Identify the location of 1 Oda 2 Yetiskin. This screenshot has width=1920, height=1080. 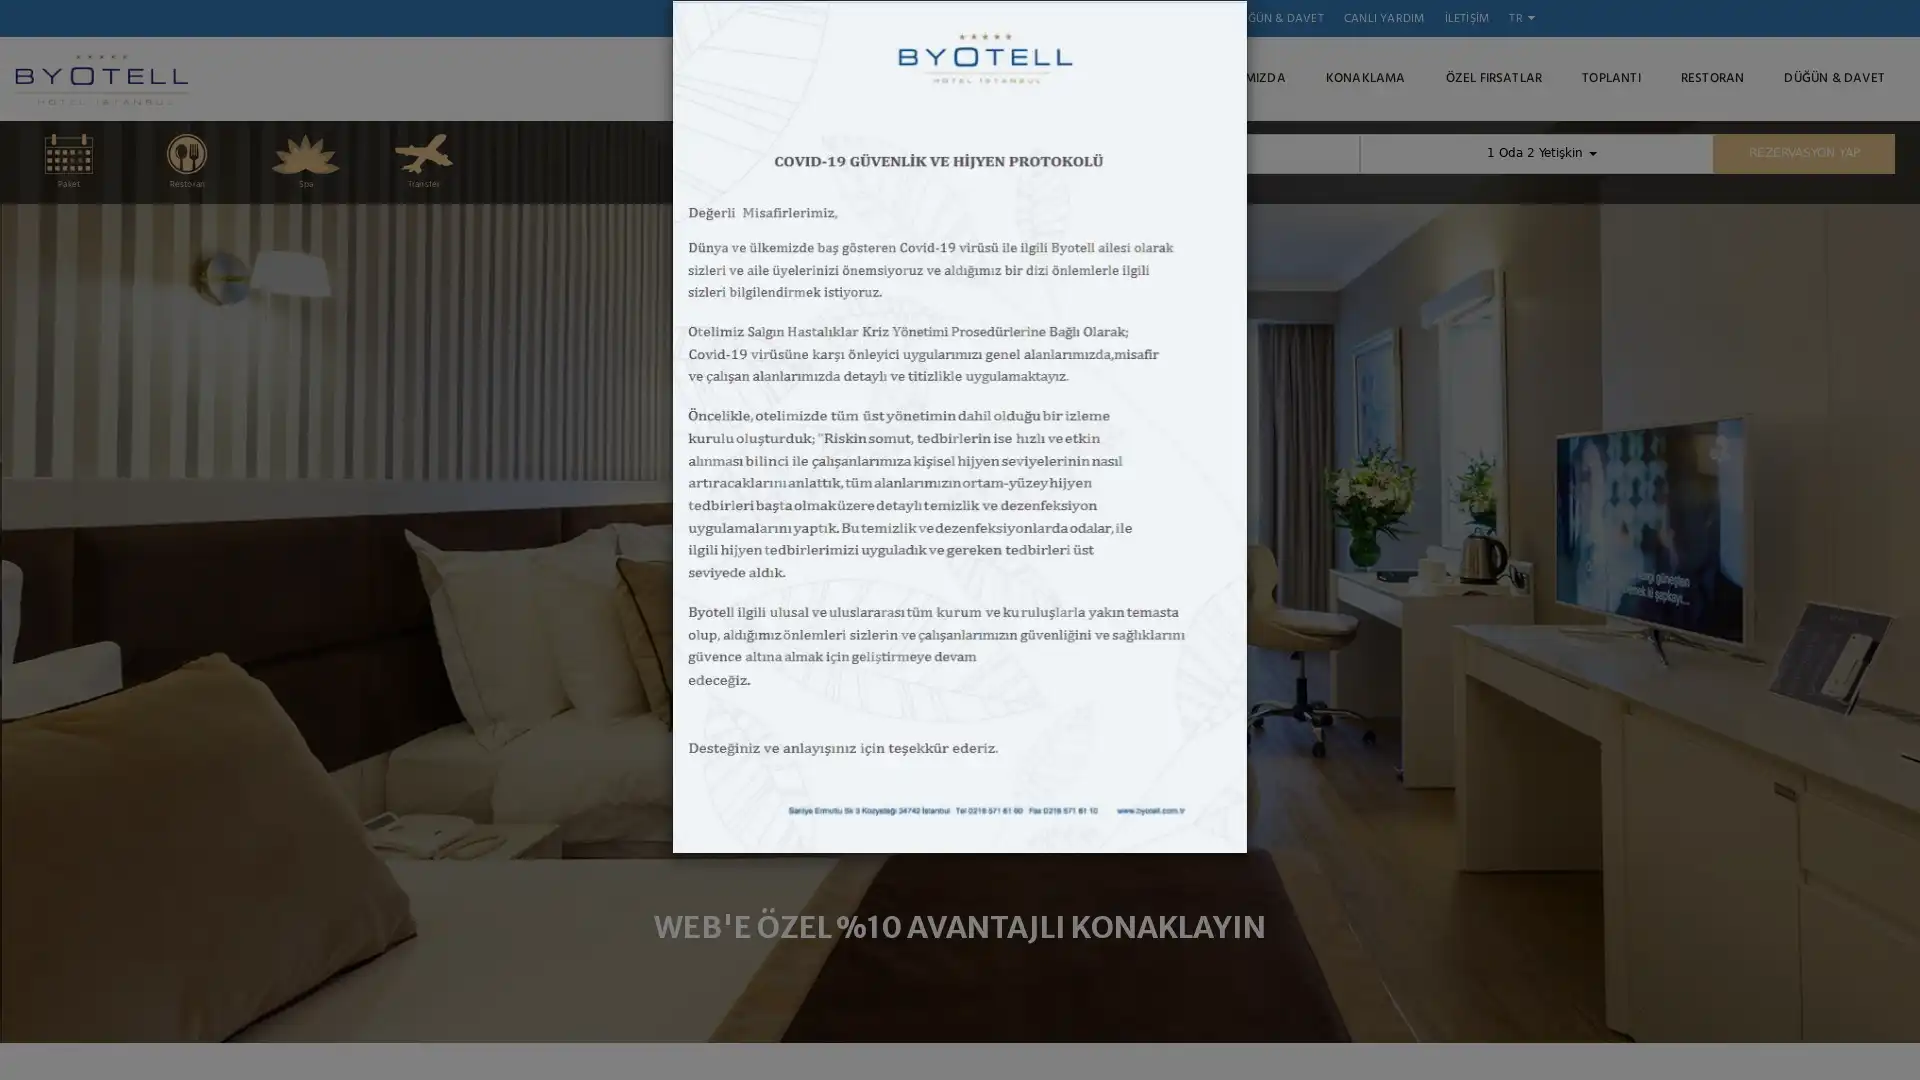
(1539, 153).